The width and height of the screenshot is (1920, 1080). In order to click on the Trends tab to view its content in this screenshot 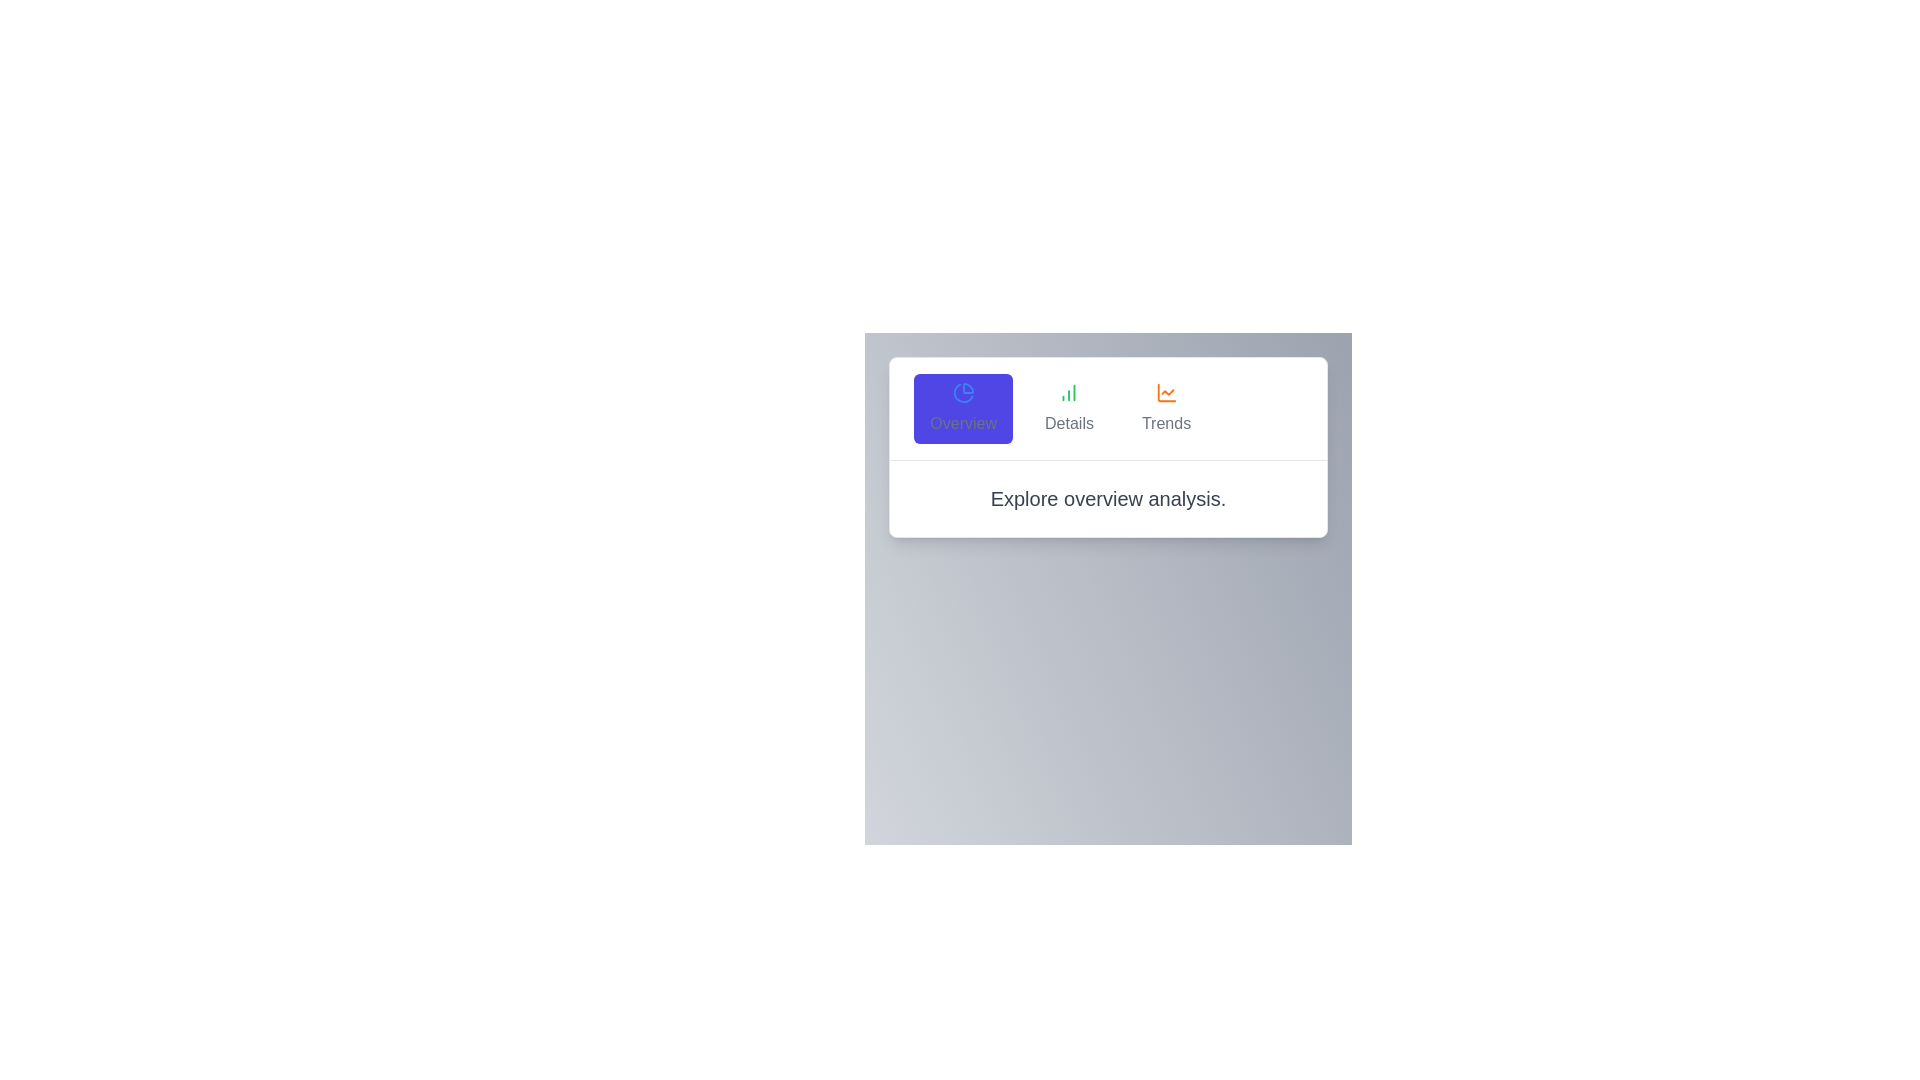, I will do `click(1166, 407)`.